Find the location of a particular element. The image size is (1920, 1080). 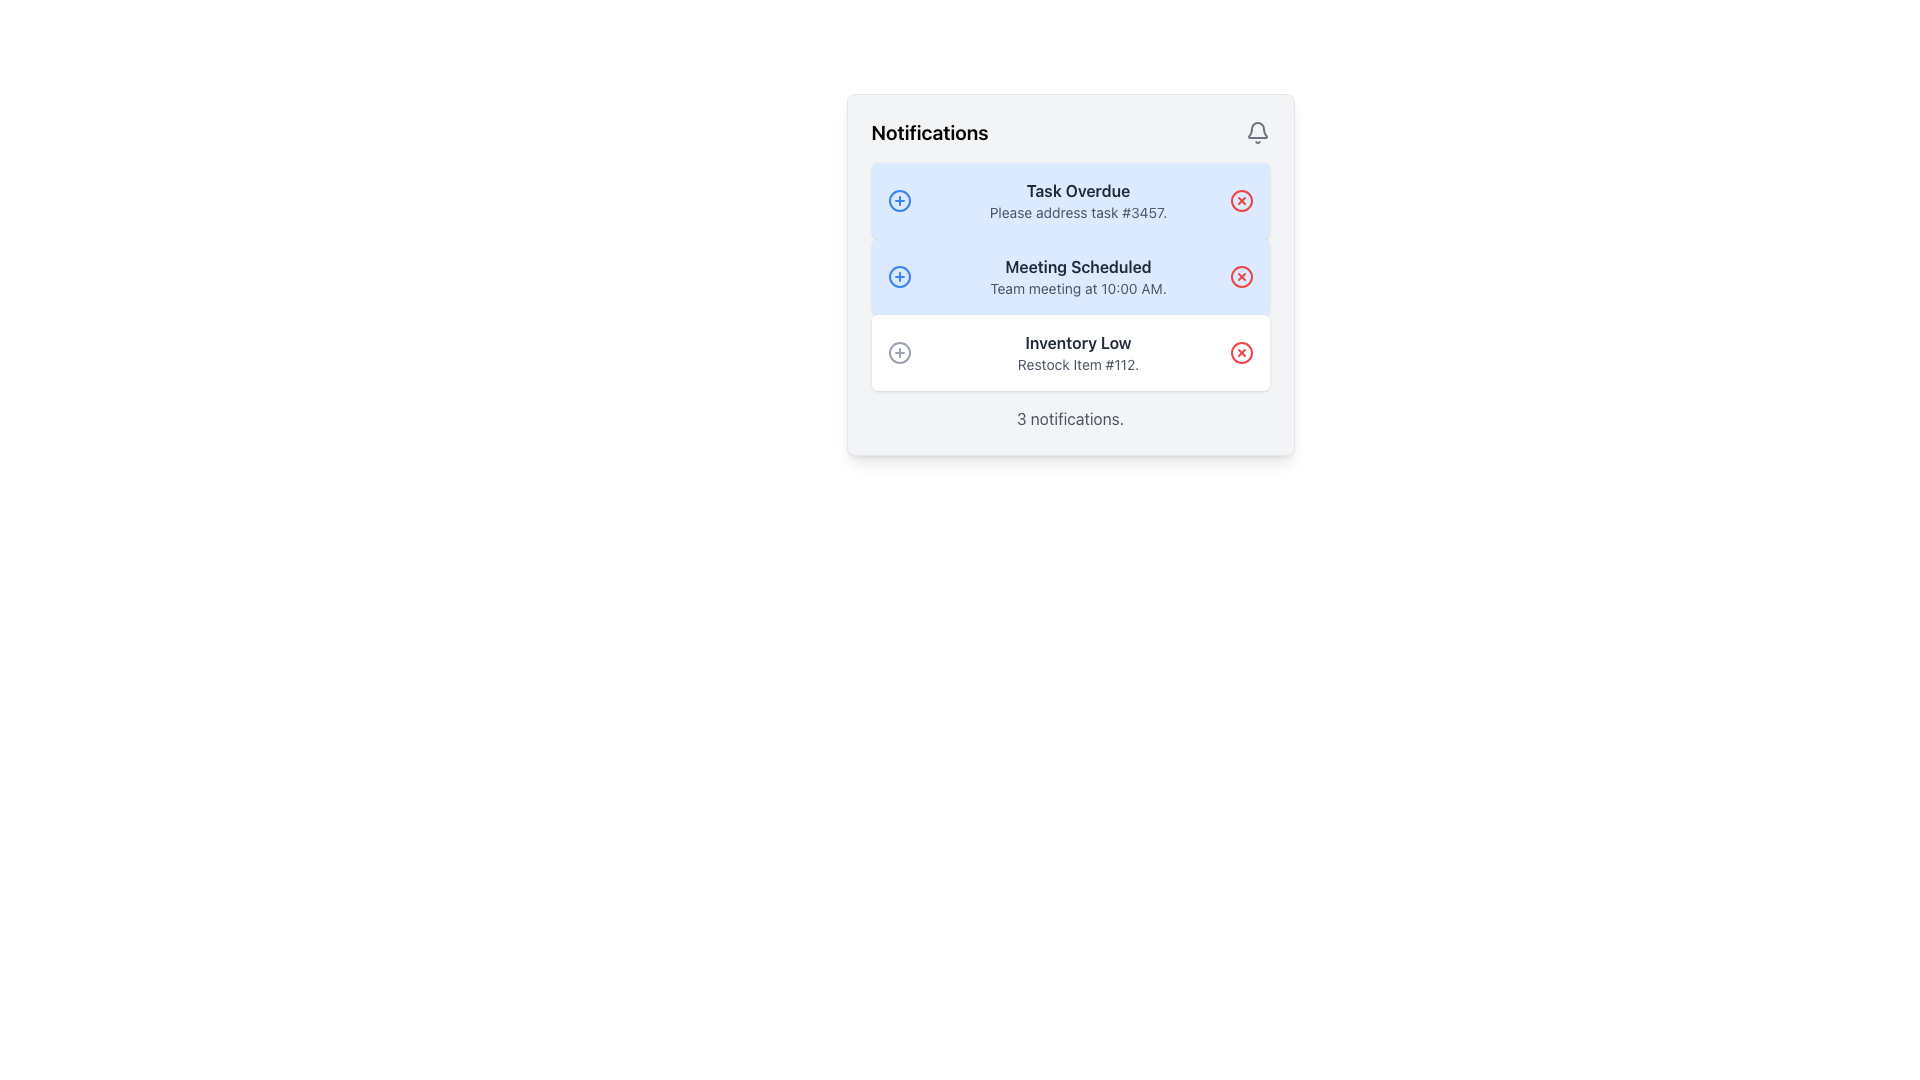

the actionable icon button located on the left side of the 'Task Overdue' notification to interact with it is located at coordinates (898, 200).